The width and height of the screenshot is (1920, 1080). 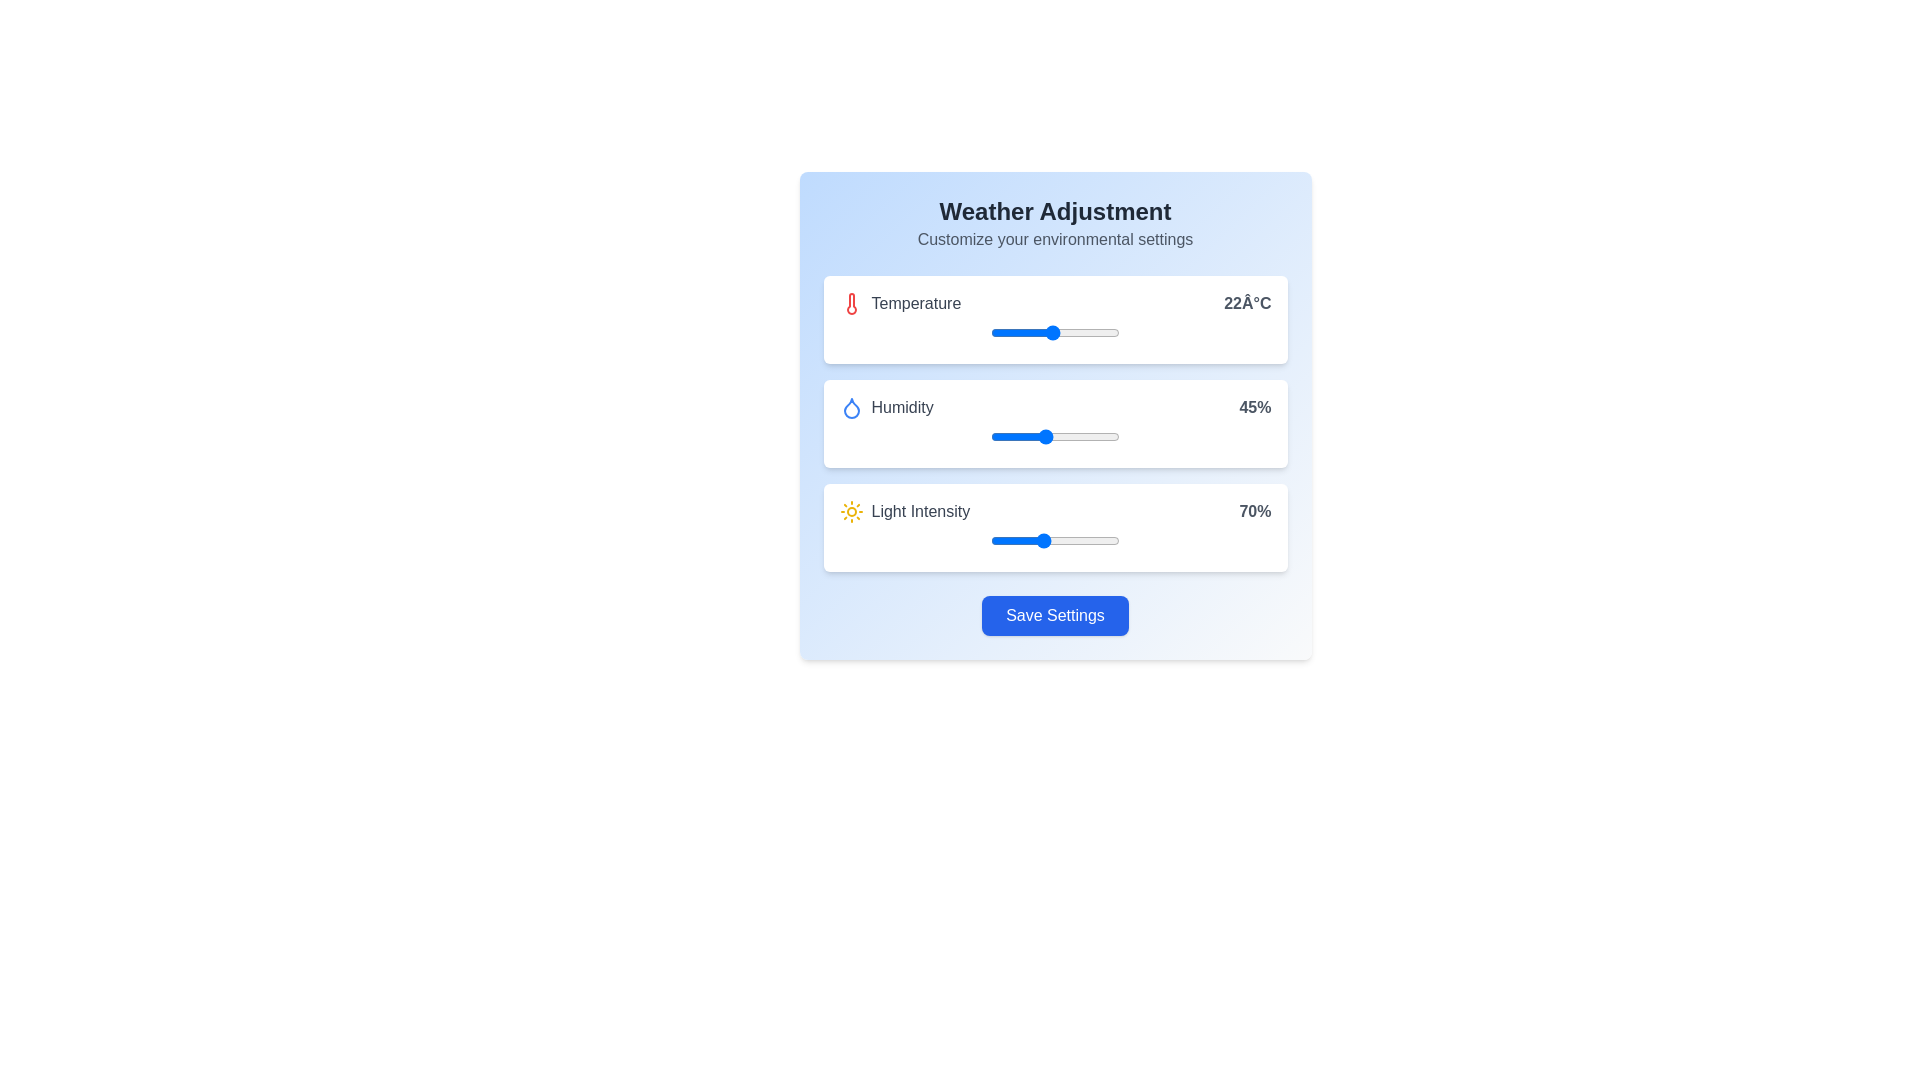 I want to click on the temperature, so click(x=1113, y=331).